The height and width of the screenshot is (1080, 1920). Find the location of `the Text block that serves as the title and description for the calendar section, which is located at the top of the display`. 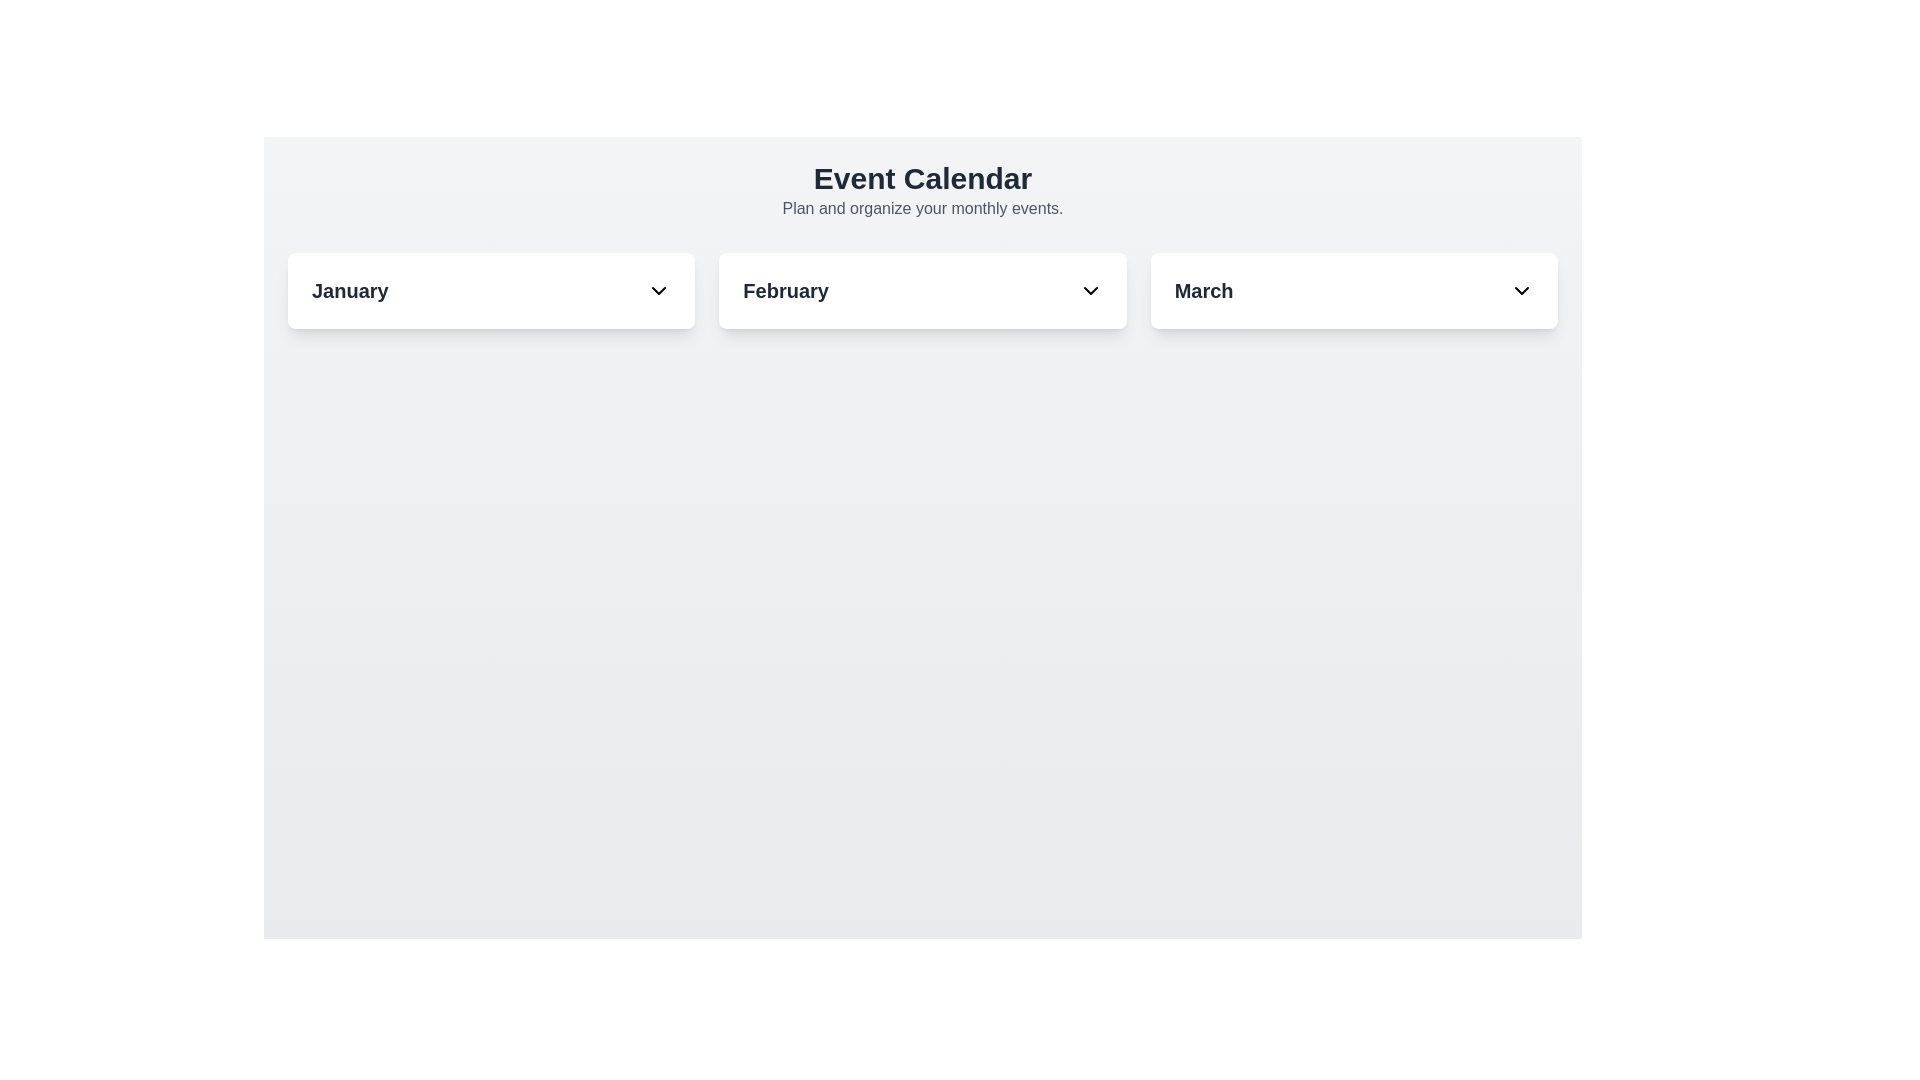

the Text block that serves as the title and description for the calendar section, which is located at the top of the display is located at coordinates (921, 191).